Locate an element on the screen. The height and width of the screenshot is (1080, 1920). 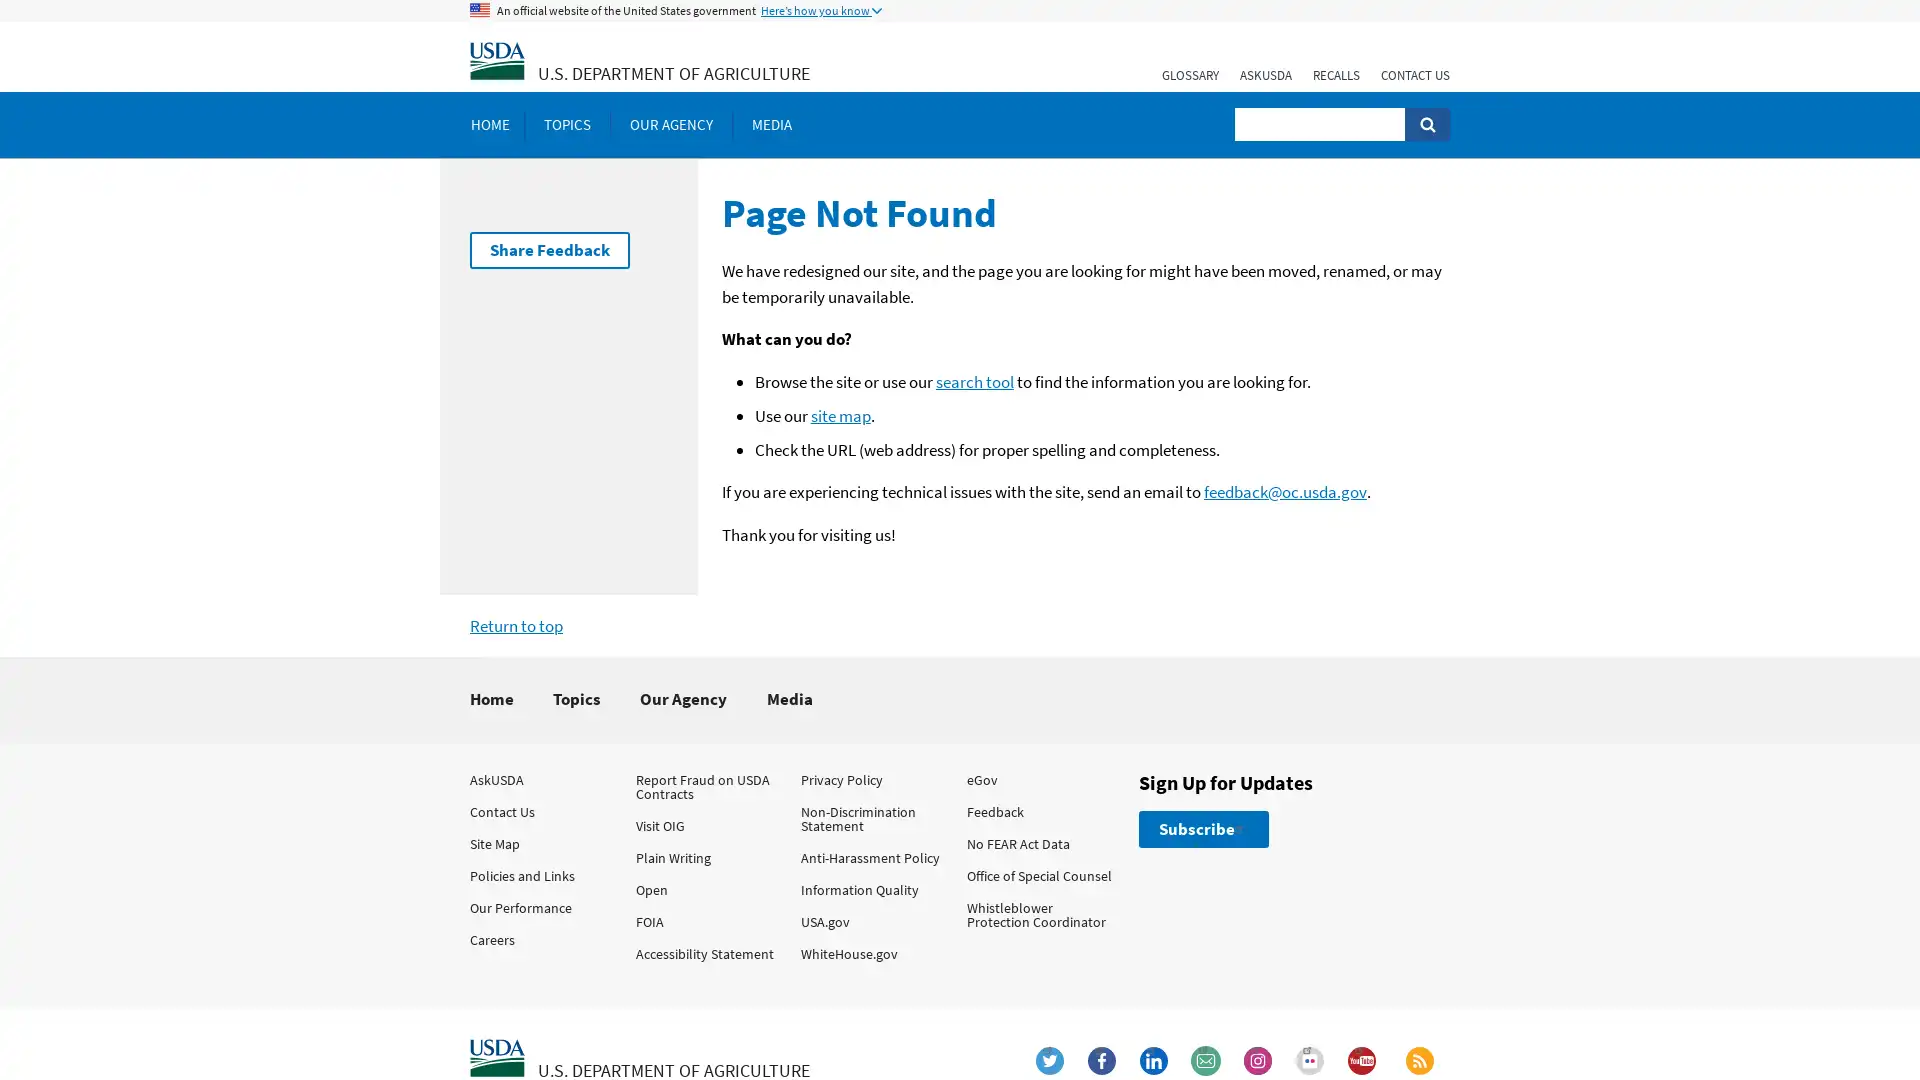
Heres how you know is located at coordinates (821, 11).